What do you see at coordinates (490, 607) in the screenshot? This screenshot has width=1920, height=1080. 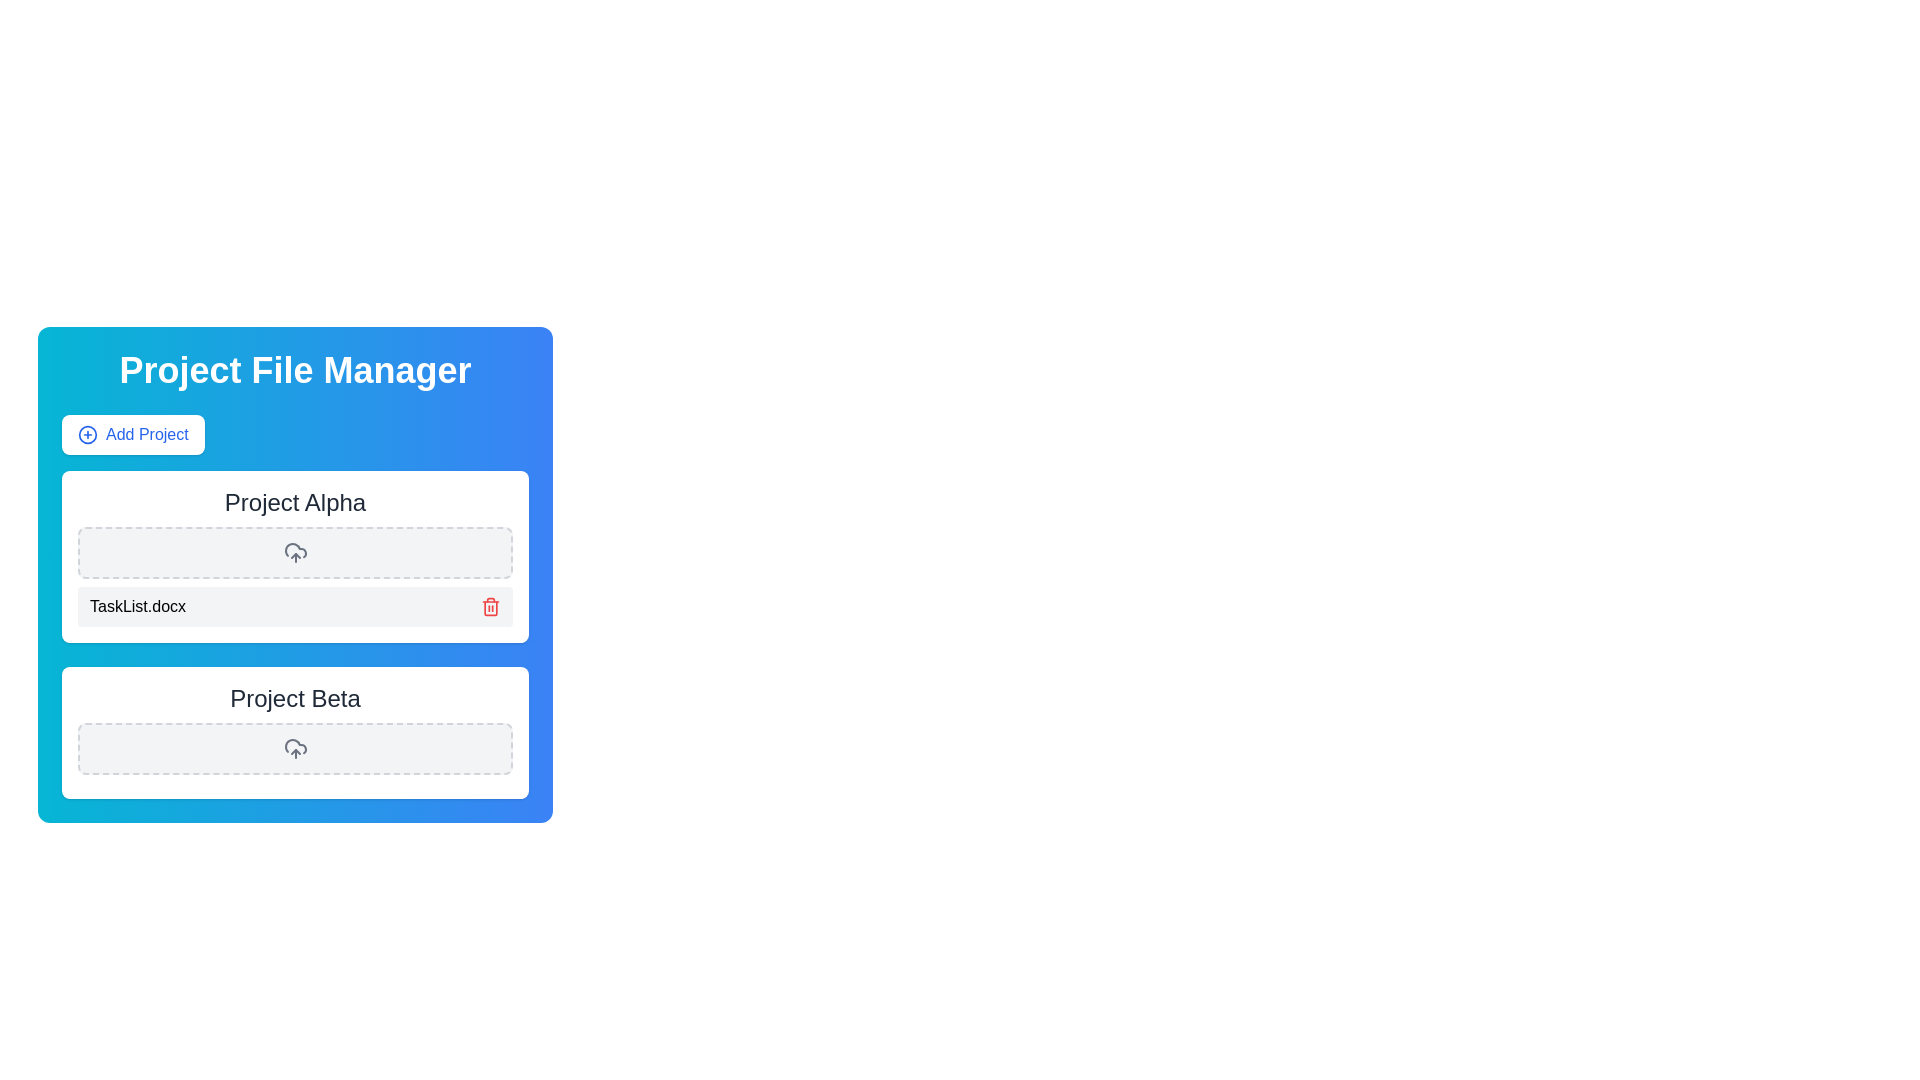 I see `the vertical line of the trash icon located on the far right side of the file row labeled 'TaskList.docx' under 'Project Alpha'` at bounding box center [490, 607].